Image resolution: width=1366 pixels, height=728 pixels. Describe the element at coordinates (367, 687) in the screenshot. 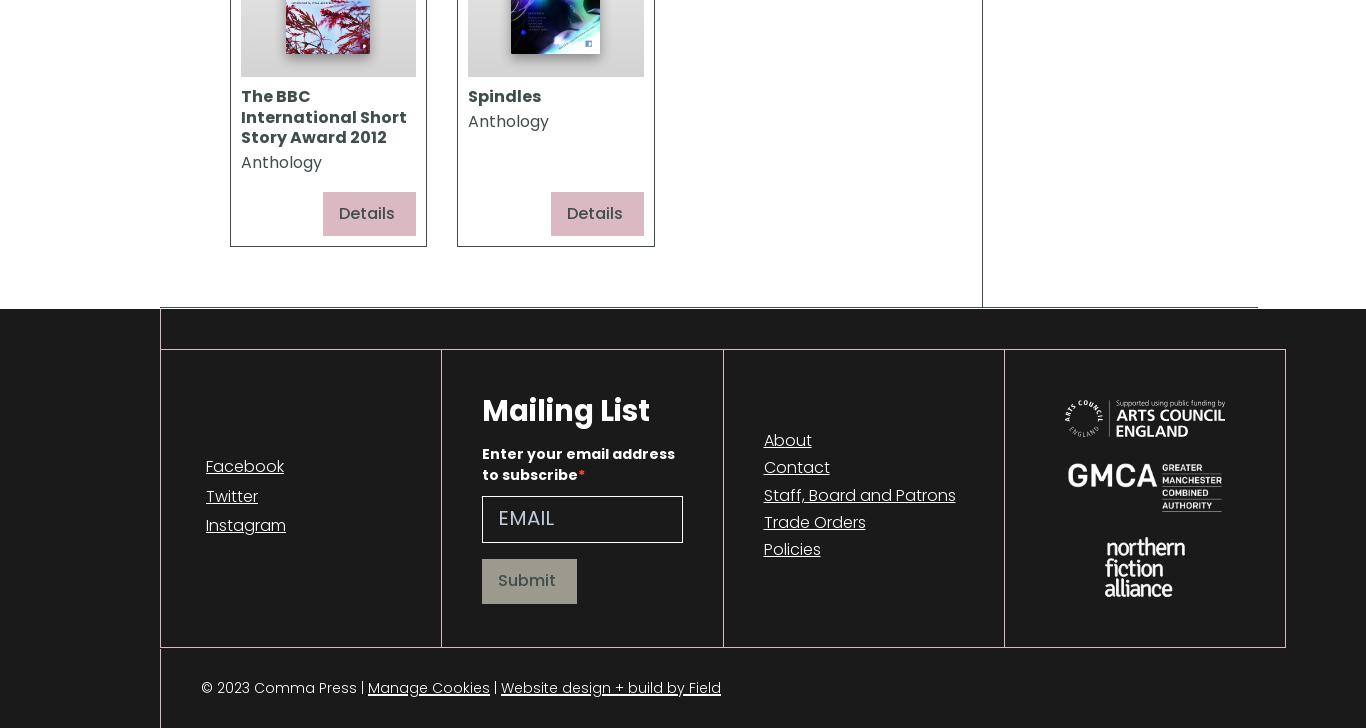

I see `'Manage Cookies'` at that location.